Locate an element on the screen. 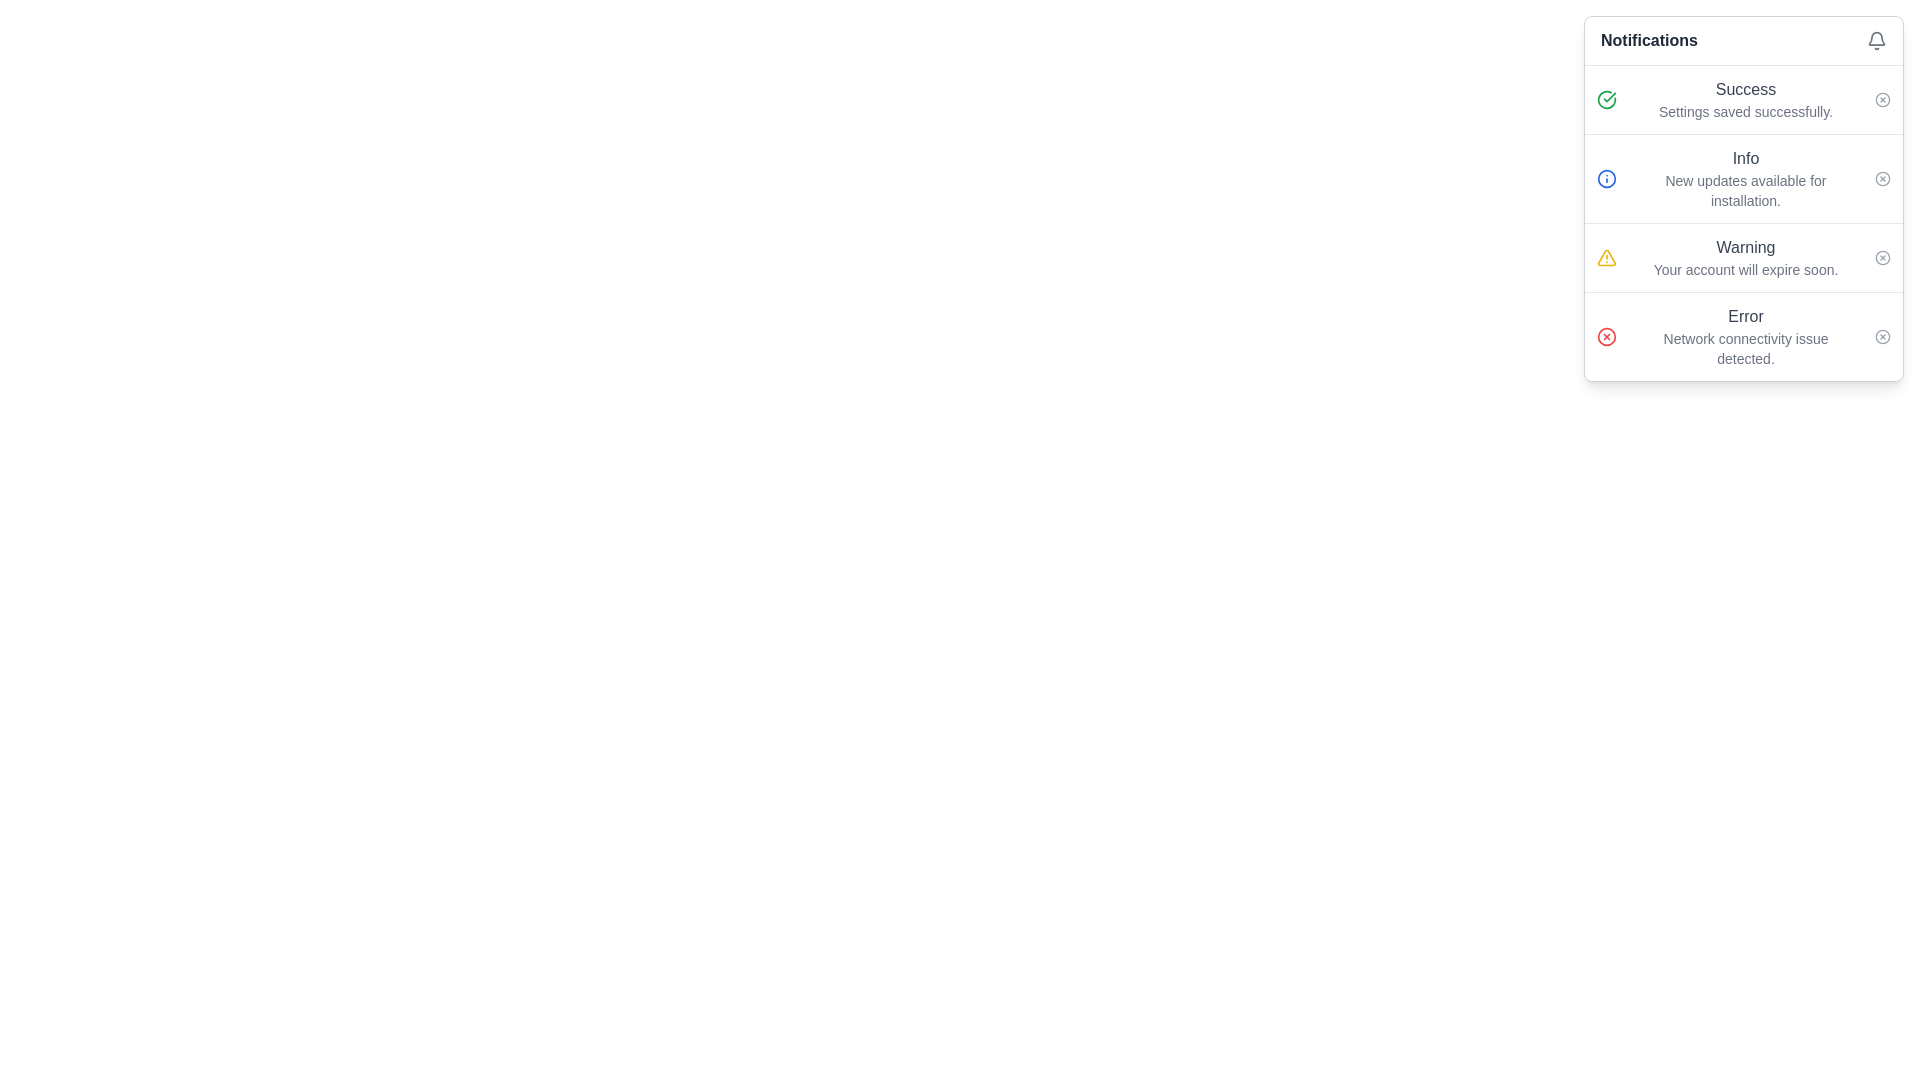 This screenshot has height=1080, width=1920. the 'Success' text label displayed in bold gray font, located at the top of the notification list in the right-hand notification panel is located at coordinates (1745, 88).